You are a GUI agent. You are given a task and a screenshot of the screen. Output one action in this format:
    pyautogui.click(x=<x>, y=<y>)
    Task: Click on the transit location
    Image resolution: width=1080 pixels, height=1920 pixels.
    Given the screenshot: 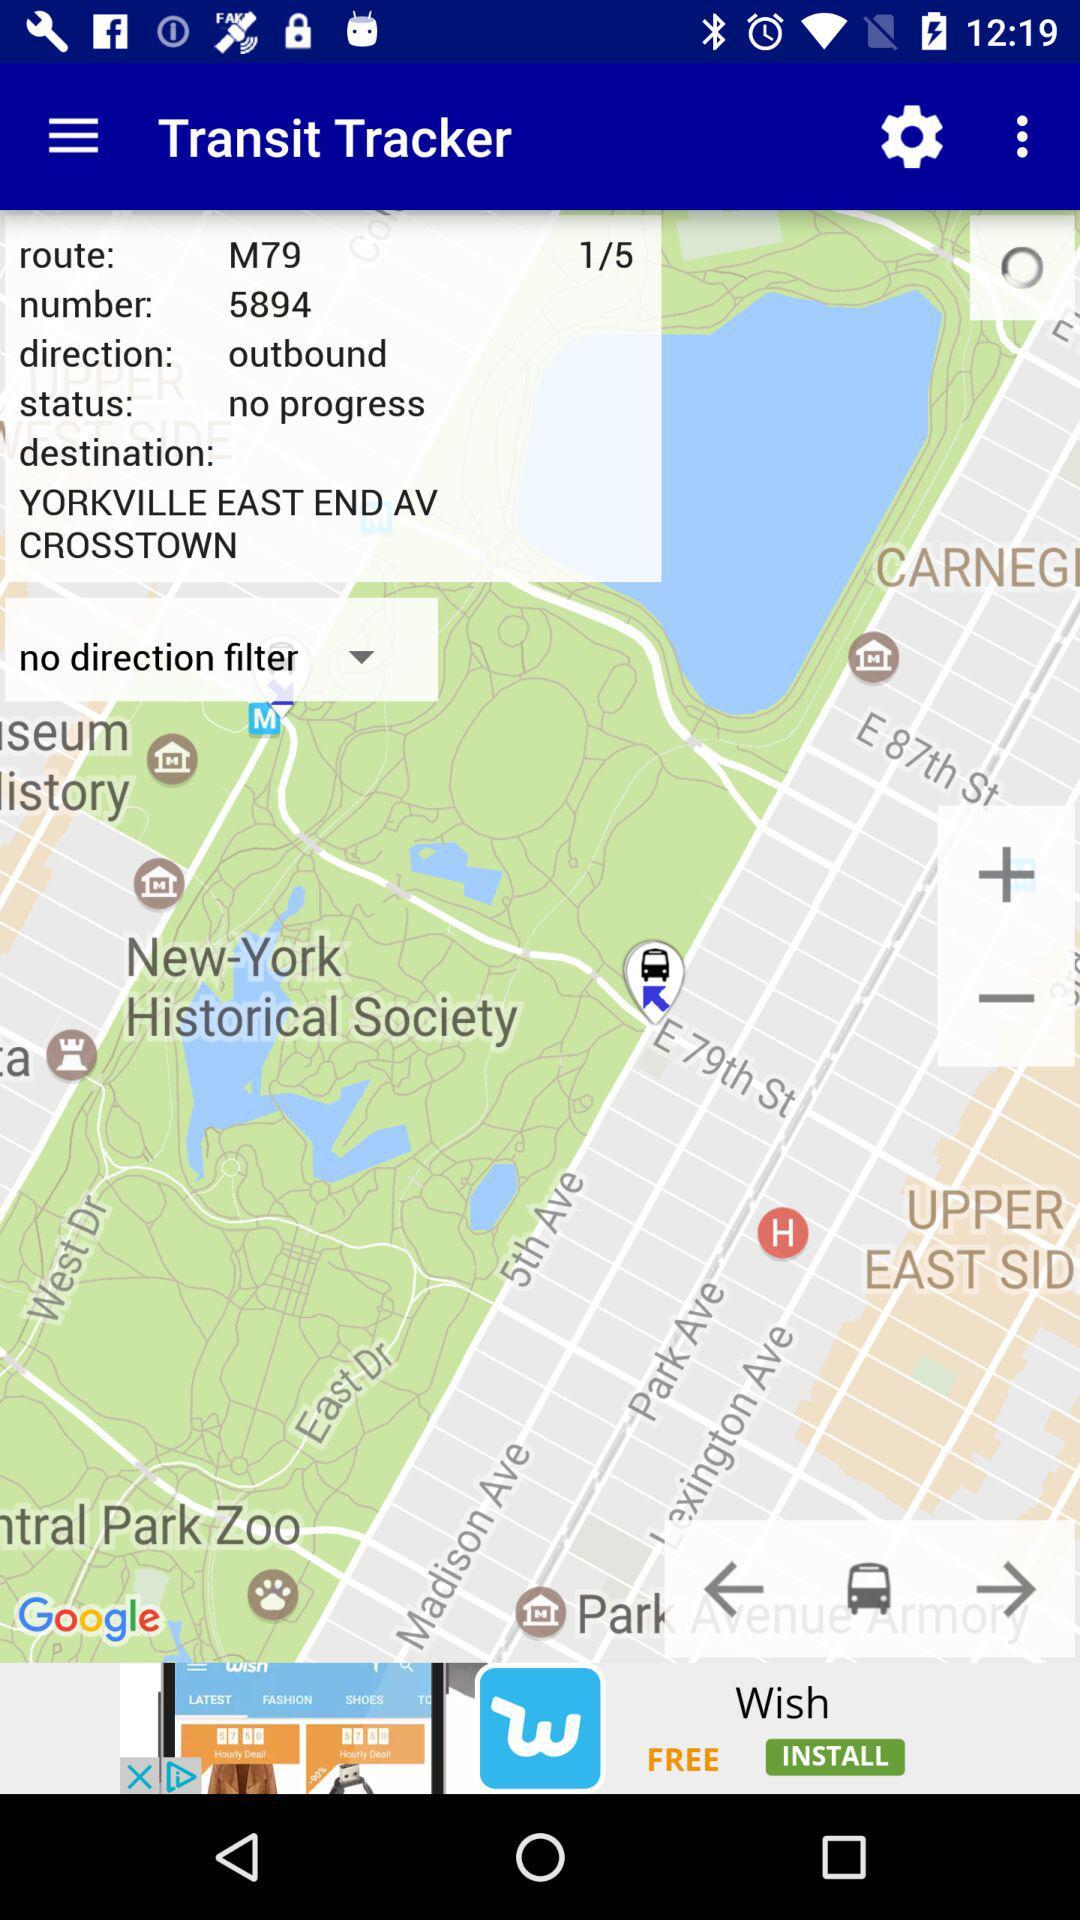 What is the action you would take?
    pyautogui.click(x=868, y=1587)
    